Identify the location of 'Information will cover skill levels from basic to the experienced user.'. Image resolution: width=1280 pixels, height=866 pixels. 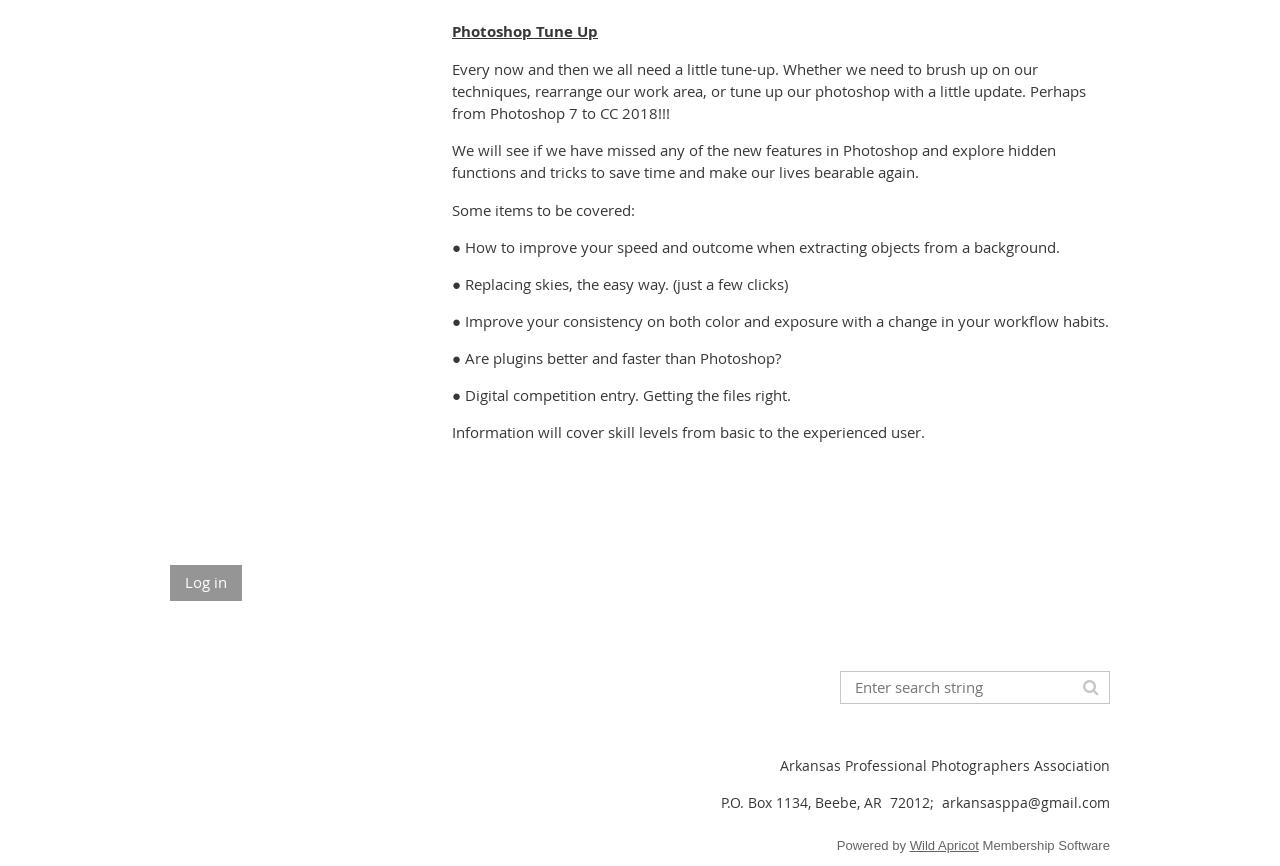
(688, 430).